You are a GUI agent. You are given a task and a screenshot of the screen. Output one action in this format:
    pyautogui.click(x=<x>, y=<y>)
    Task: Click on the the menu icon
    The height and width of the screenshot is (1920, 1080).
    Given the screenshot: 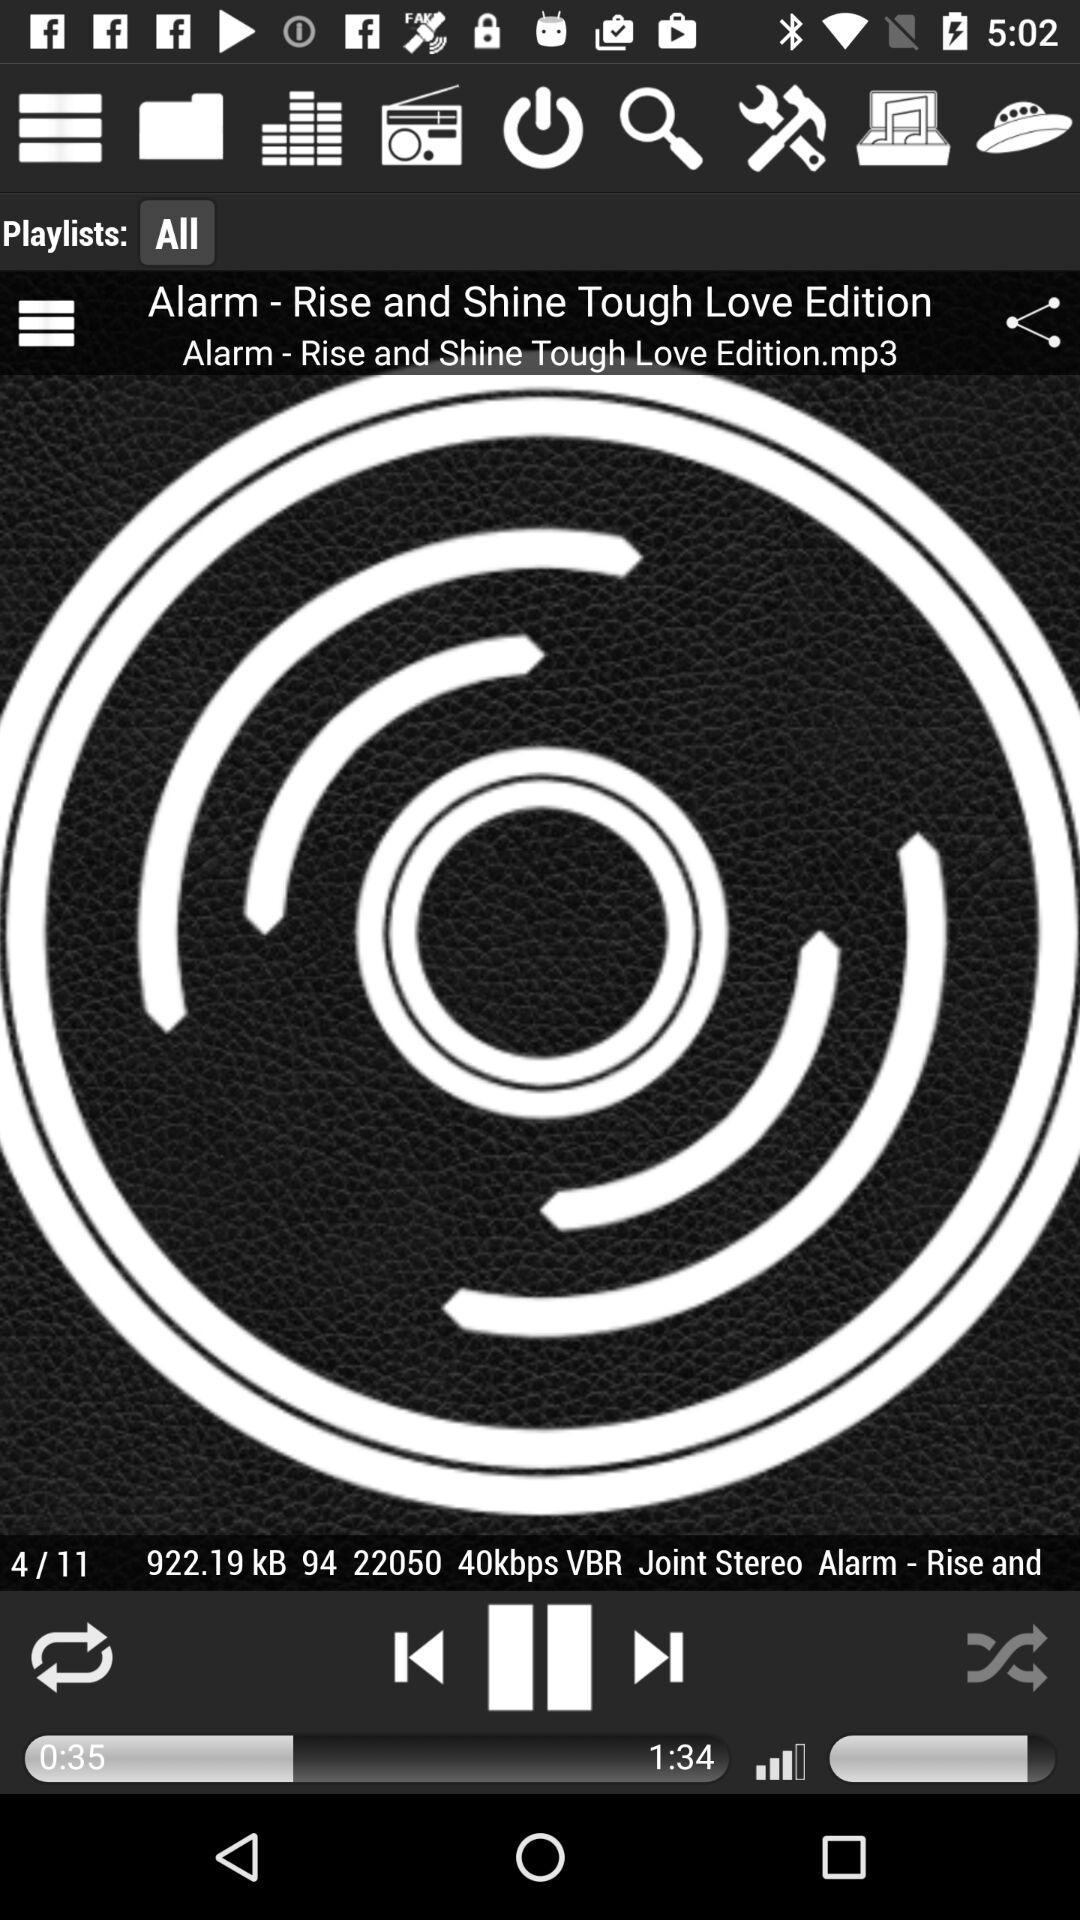 What is the action you would take?
    pyautogui.click(x=45, y=323)
    